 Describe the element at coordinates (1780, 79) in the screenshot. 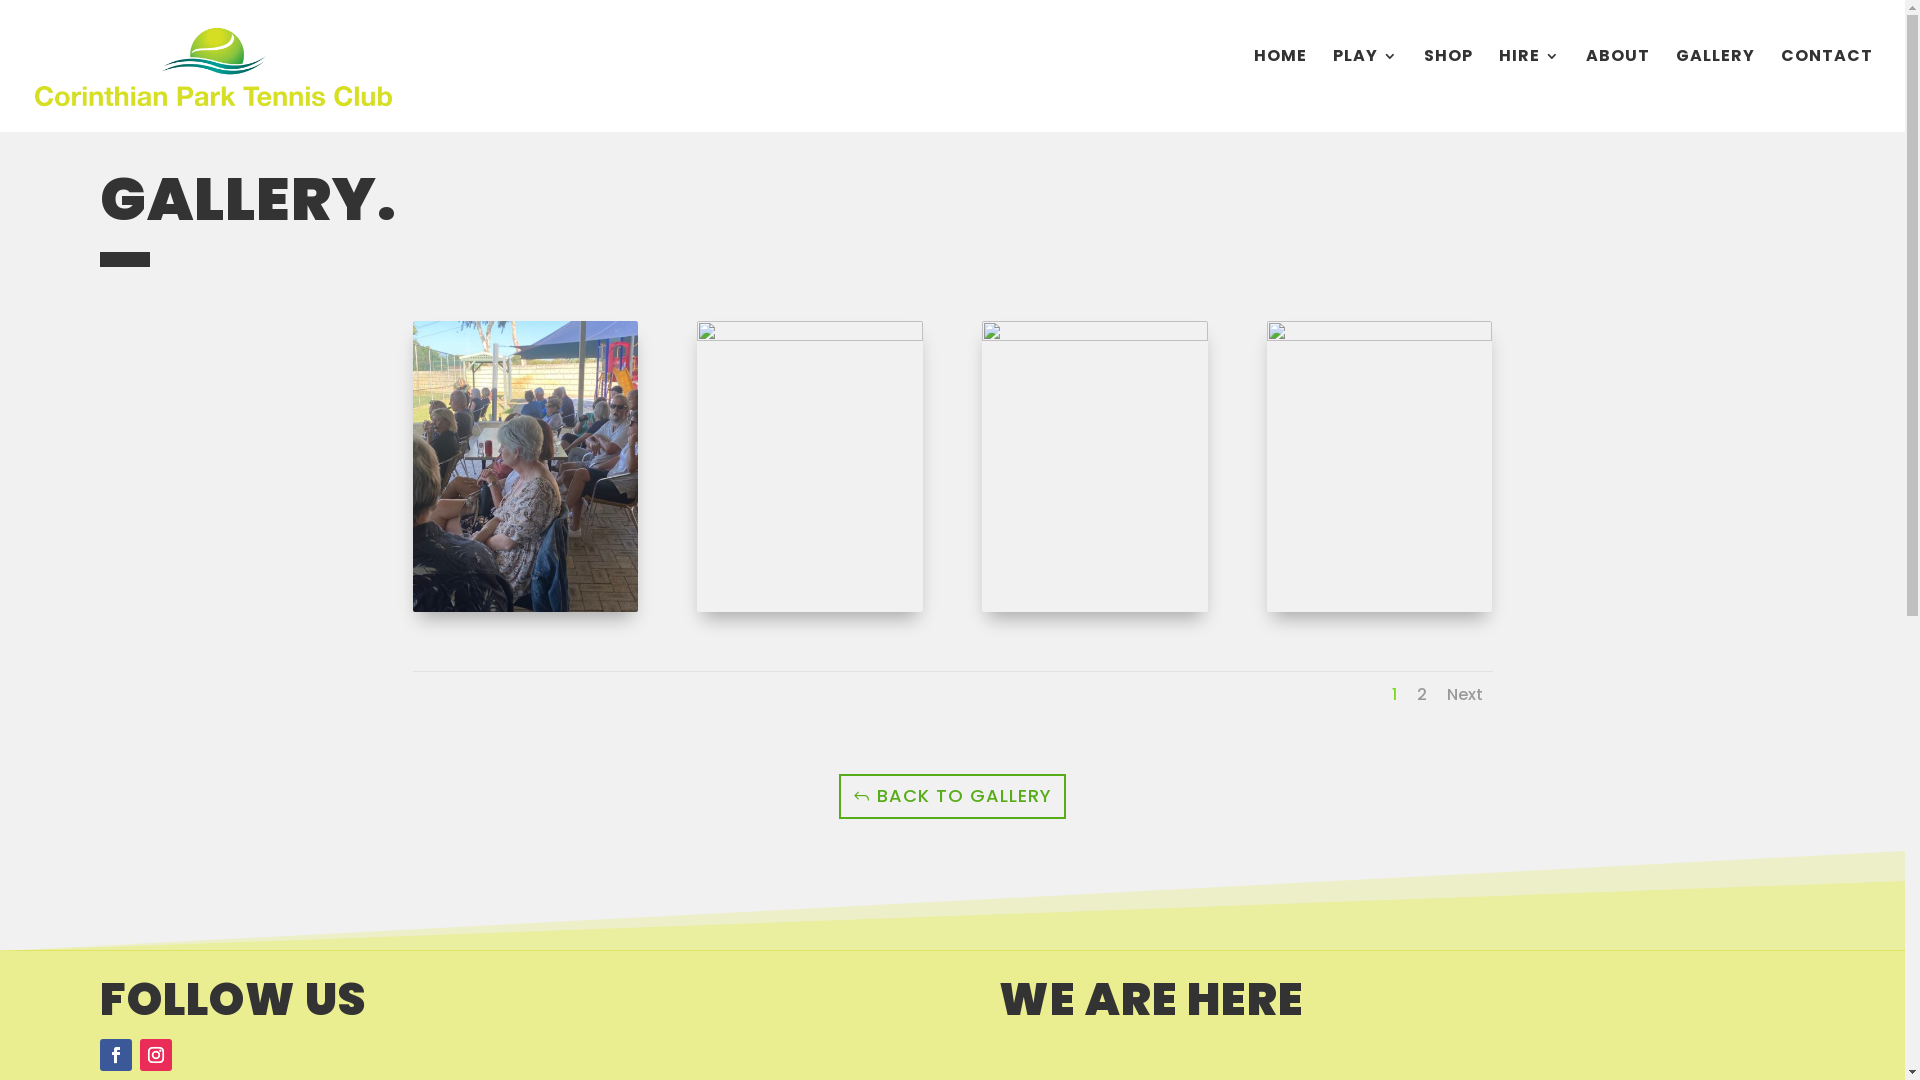

I see `'CONTACT'` at that location.